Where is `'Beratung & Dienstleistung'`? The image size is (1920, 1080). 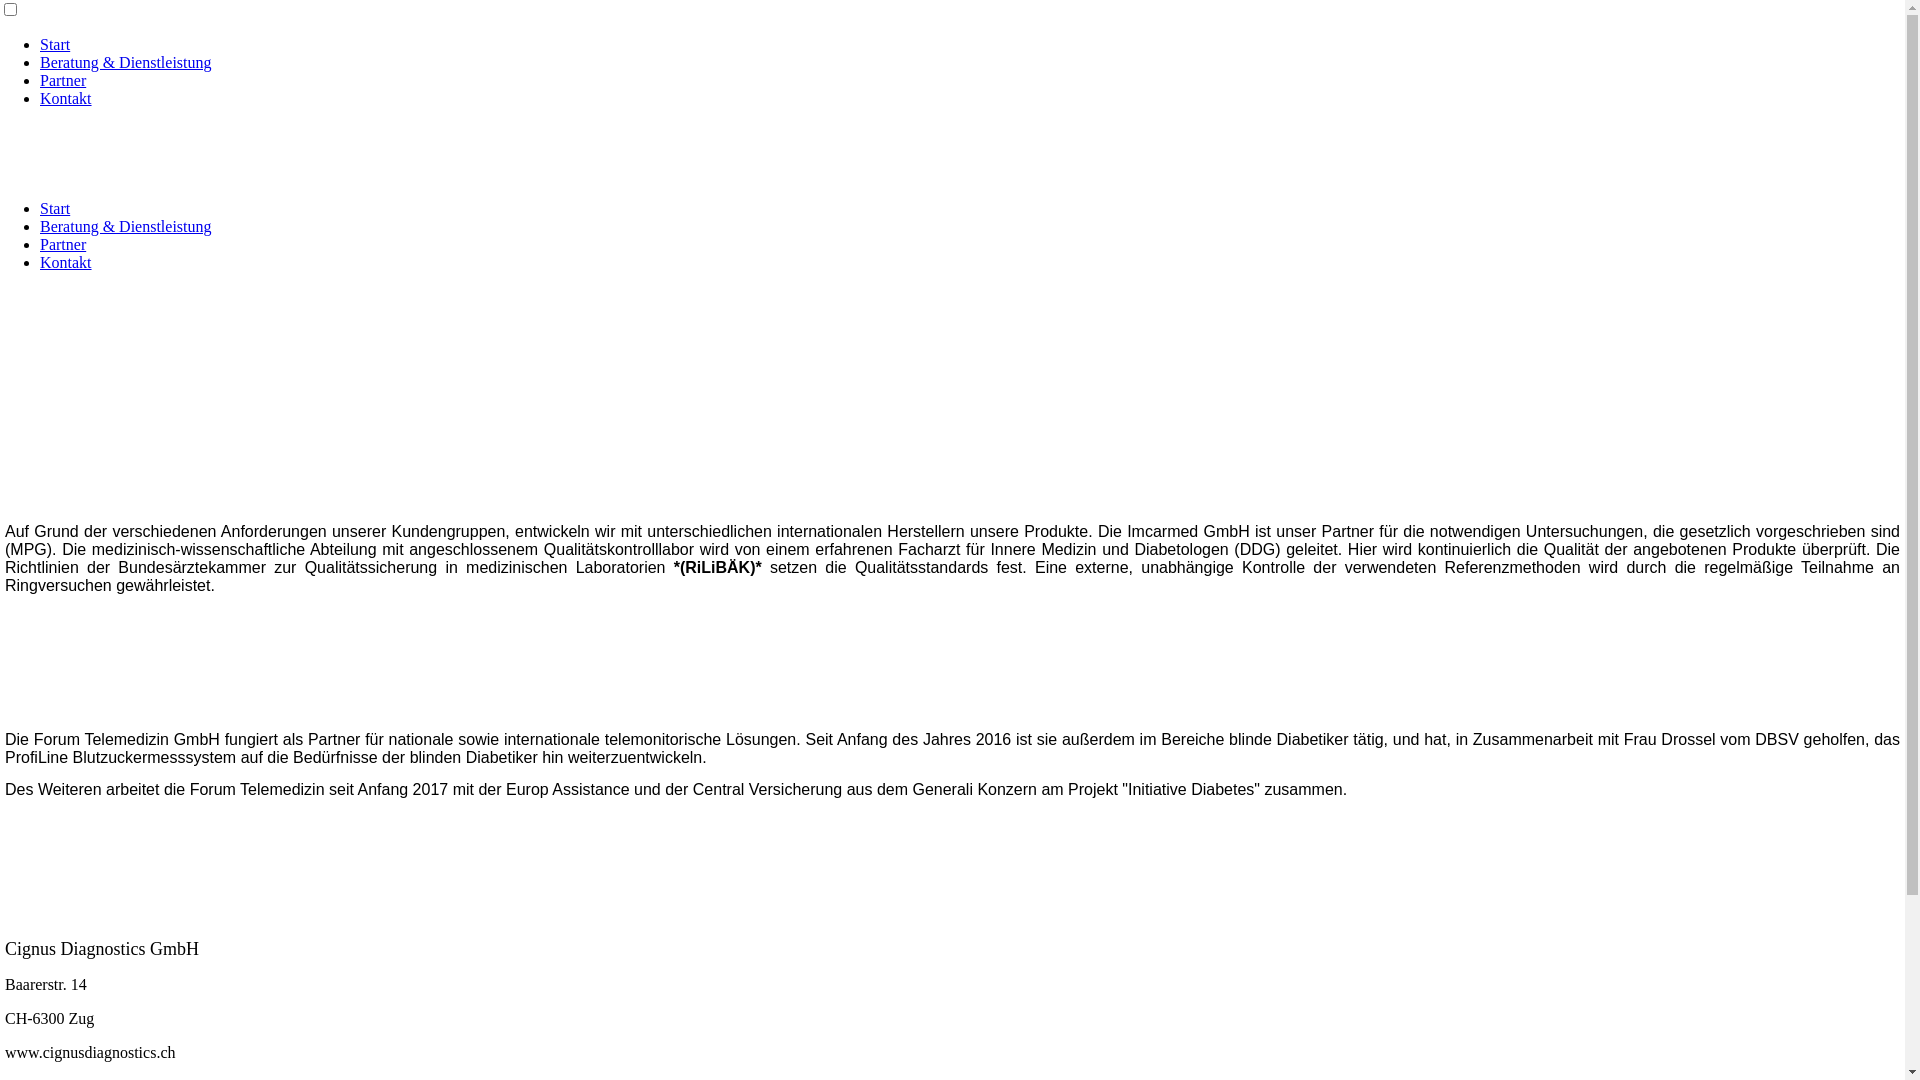
'Beratung & Dienstleistung' is located at coordinates (124, 61).